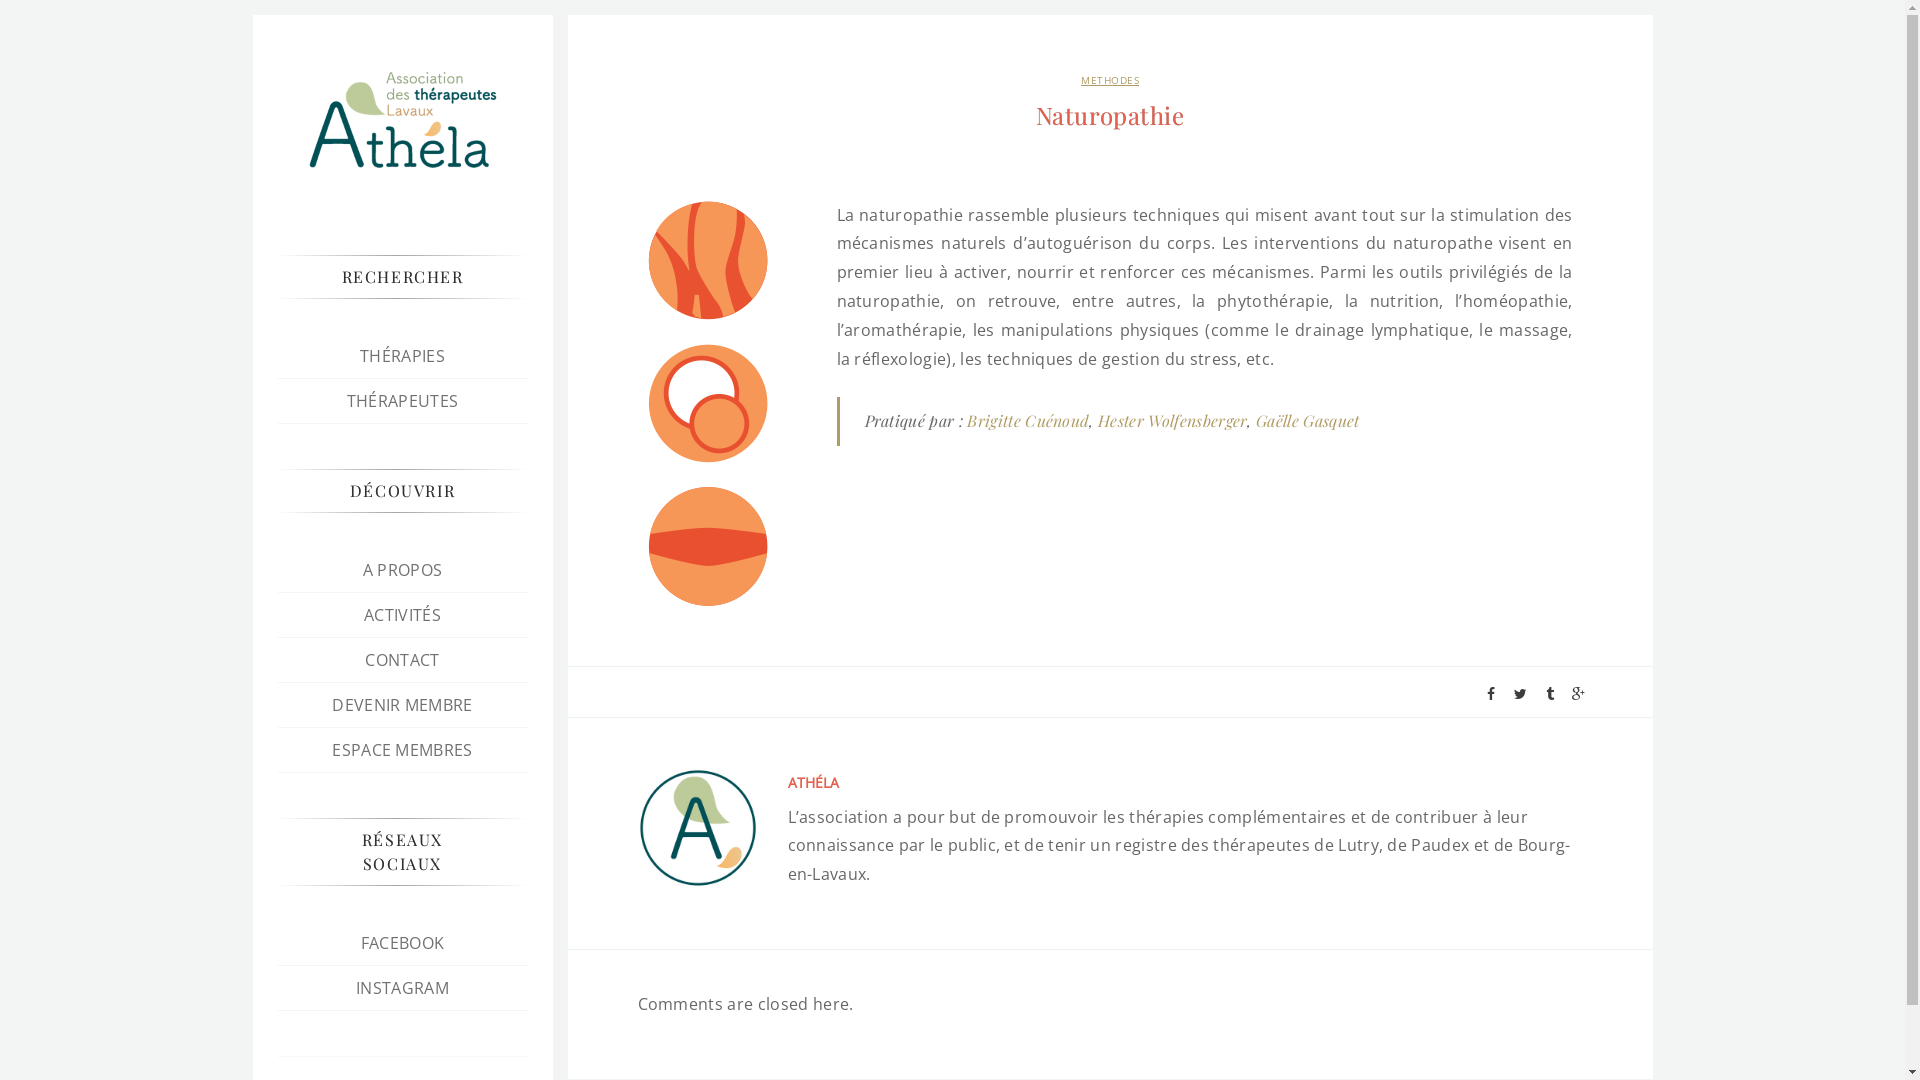  Describe the element at coordinates (402, 570) in the screenshot. I see `'A PROPOS'` at that location.